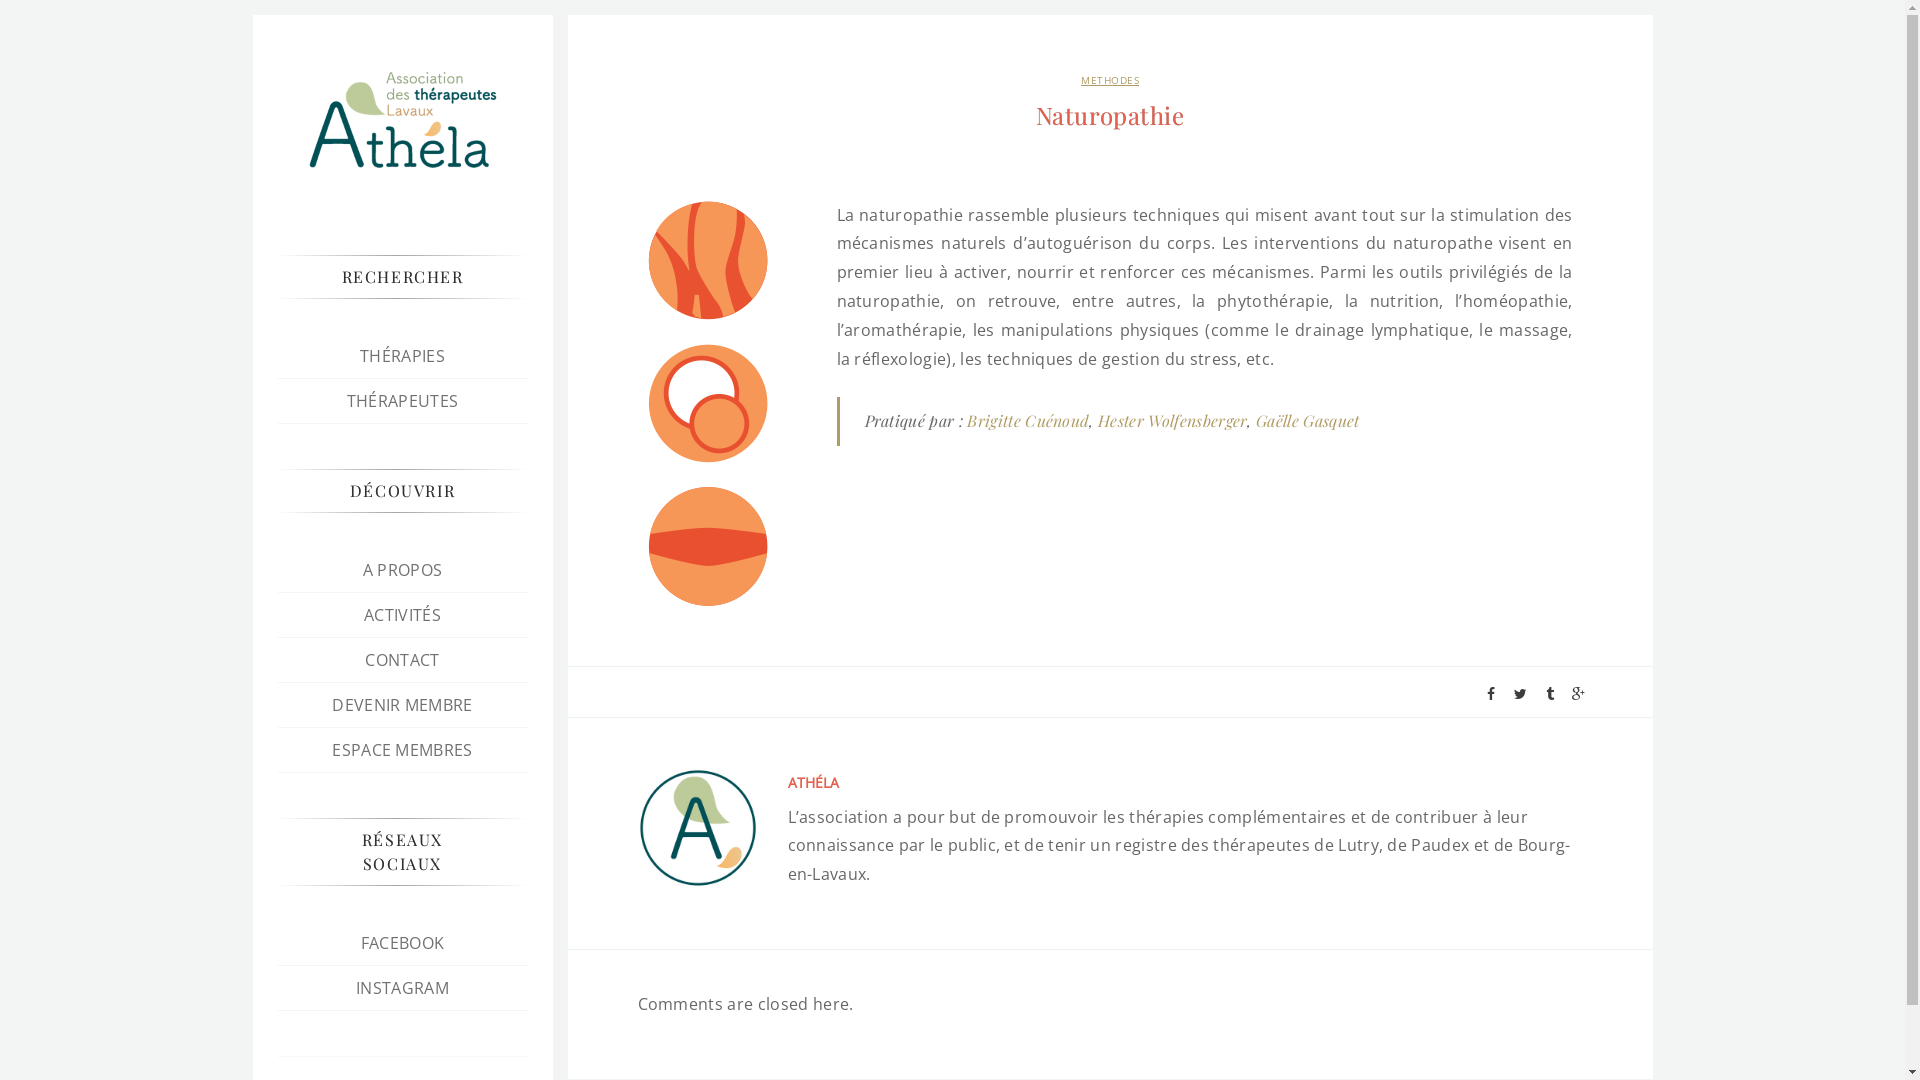  Describe the element at coordinates (402, 570) in the screenshot. I see `'A PROPOS'` at that location.